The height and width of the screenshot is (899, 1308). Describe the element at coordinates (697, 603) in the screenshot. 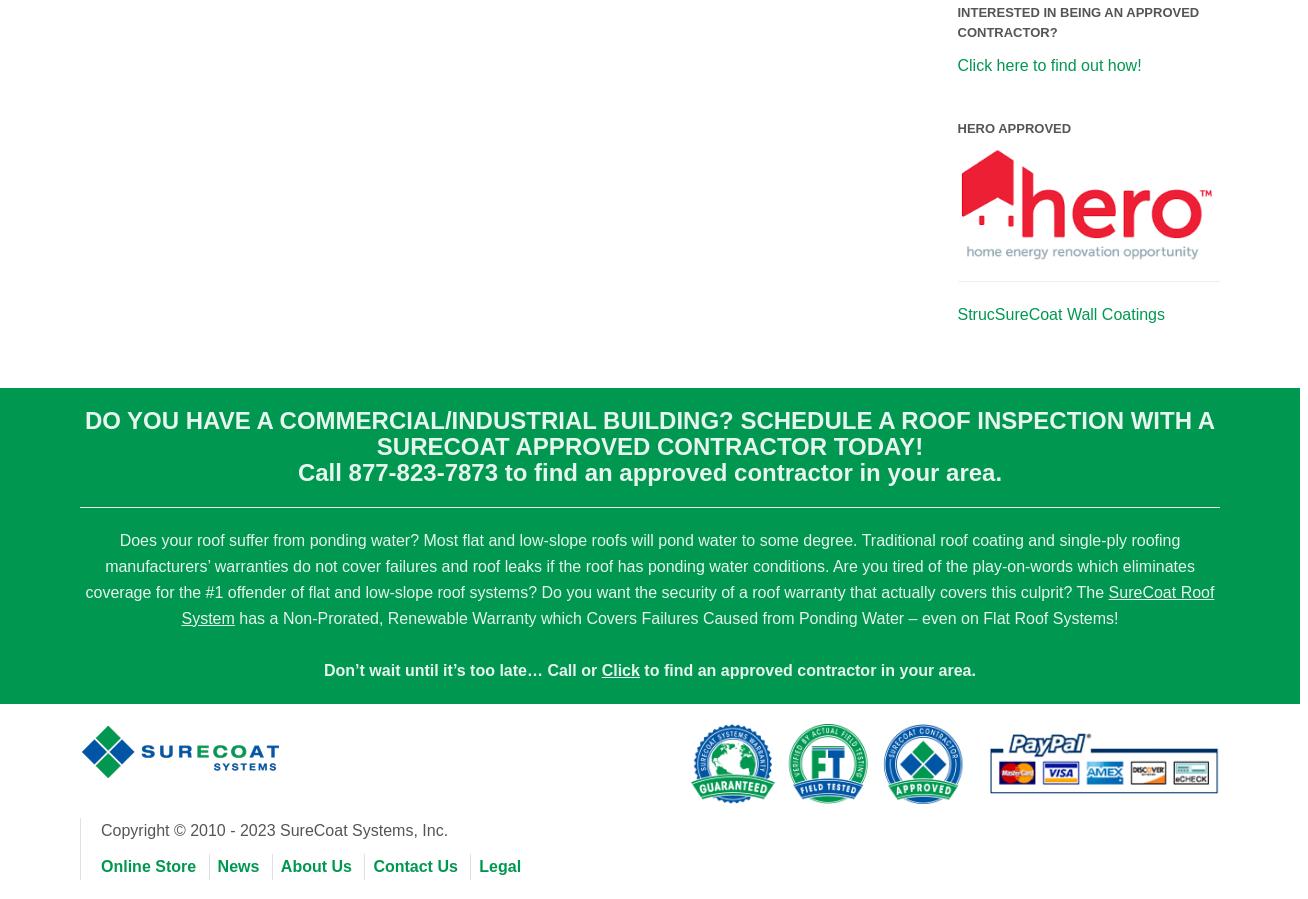

I see `'SureCoat Roof System'` at that location.